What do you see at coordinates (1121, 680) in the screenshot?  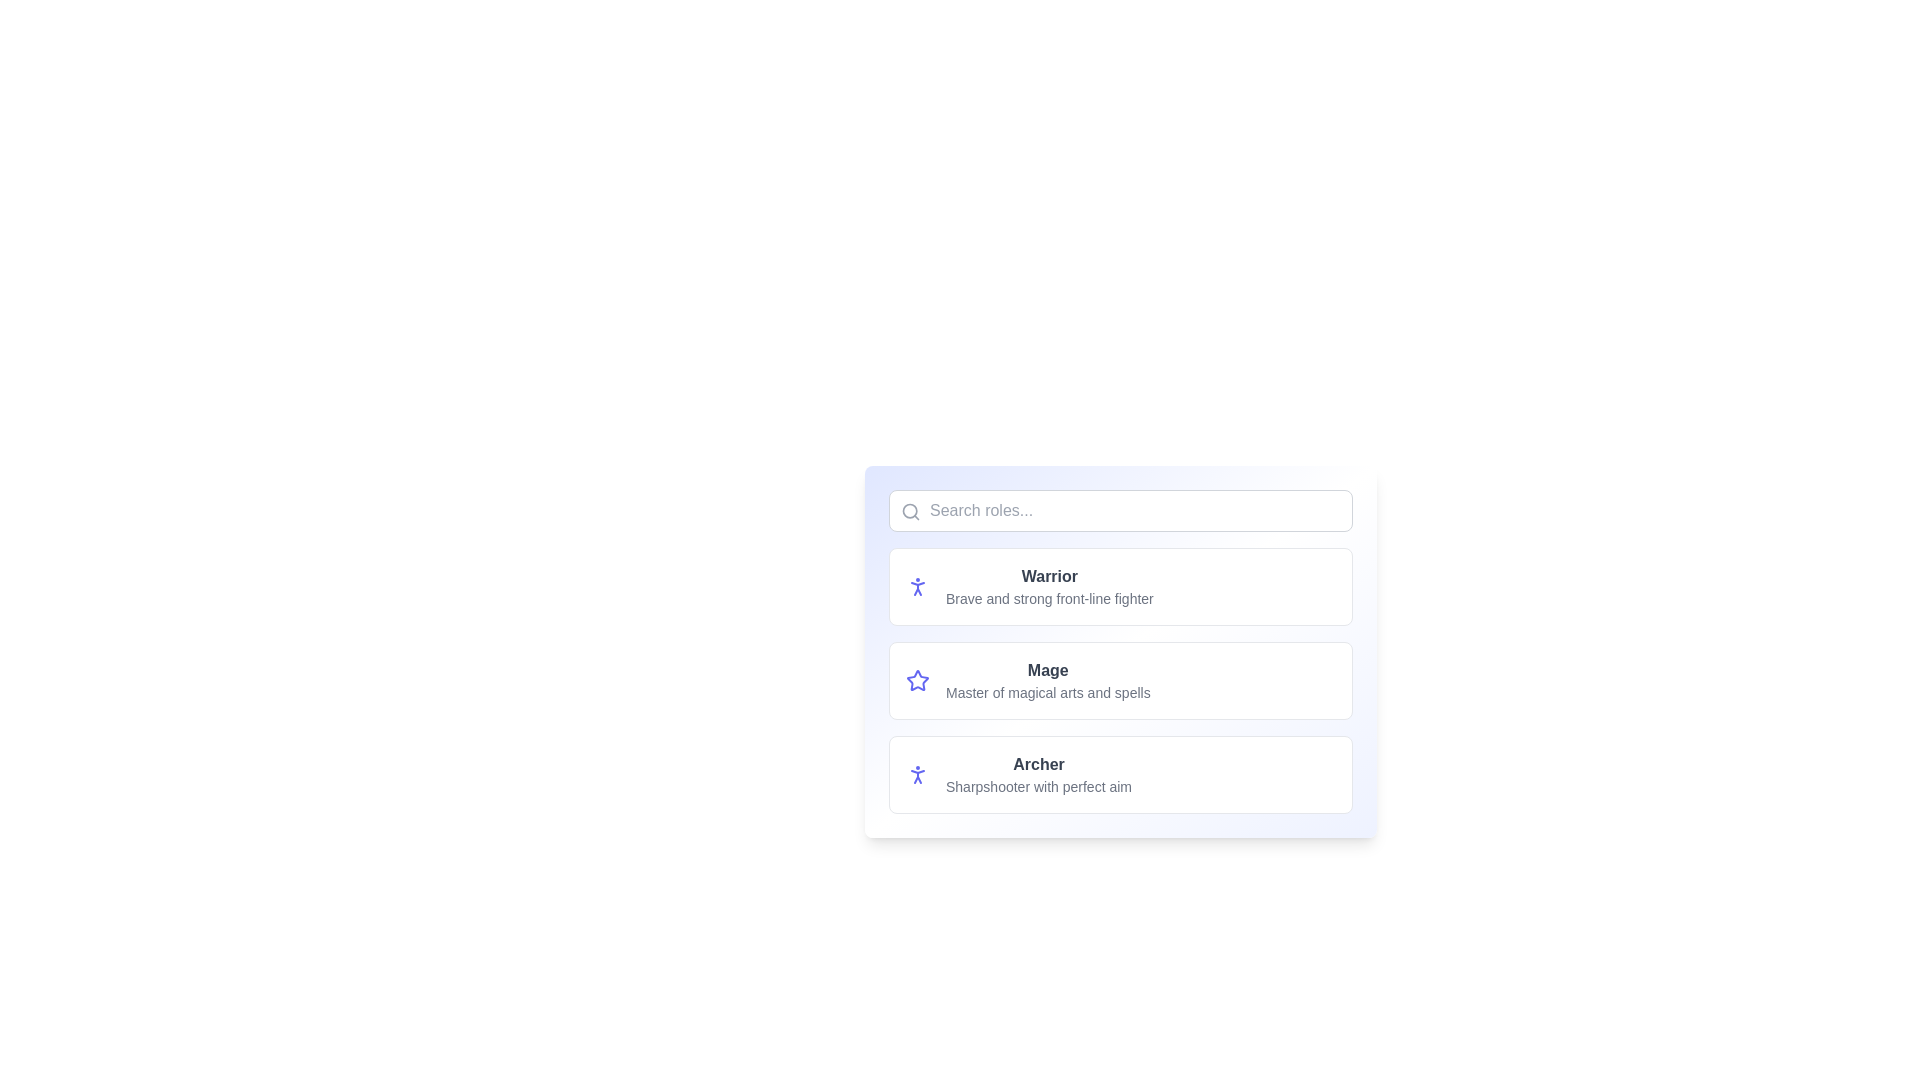 I see `the second panel in the vertical list of role descriptions` at bounding box center [1121, 680].